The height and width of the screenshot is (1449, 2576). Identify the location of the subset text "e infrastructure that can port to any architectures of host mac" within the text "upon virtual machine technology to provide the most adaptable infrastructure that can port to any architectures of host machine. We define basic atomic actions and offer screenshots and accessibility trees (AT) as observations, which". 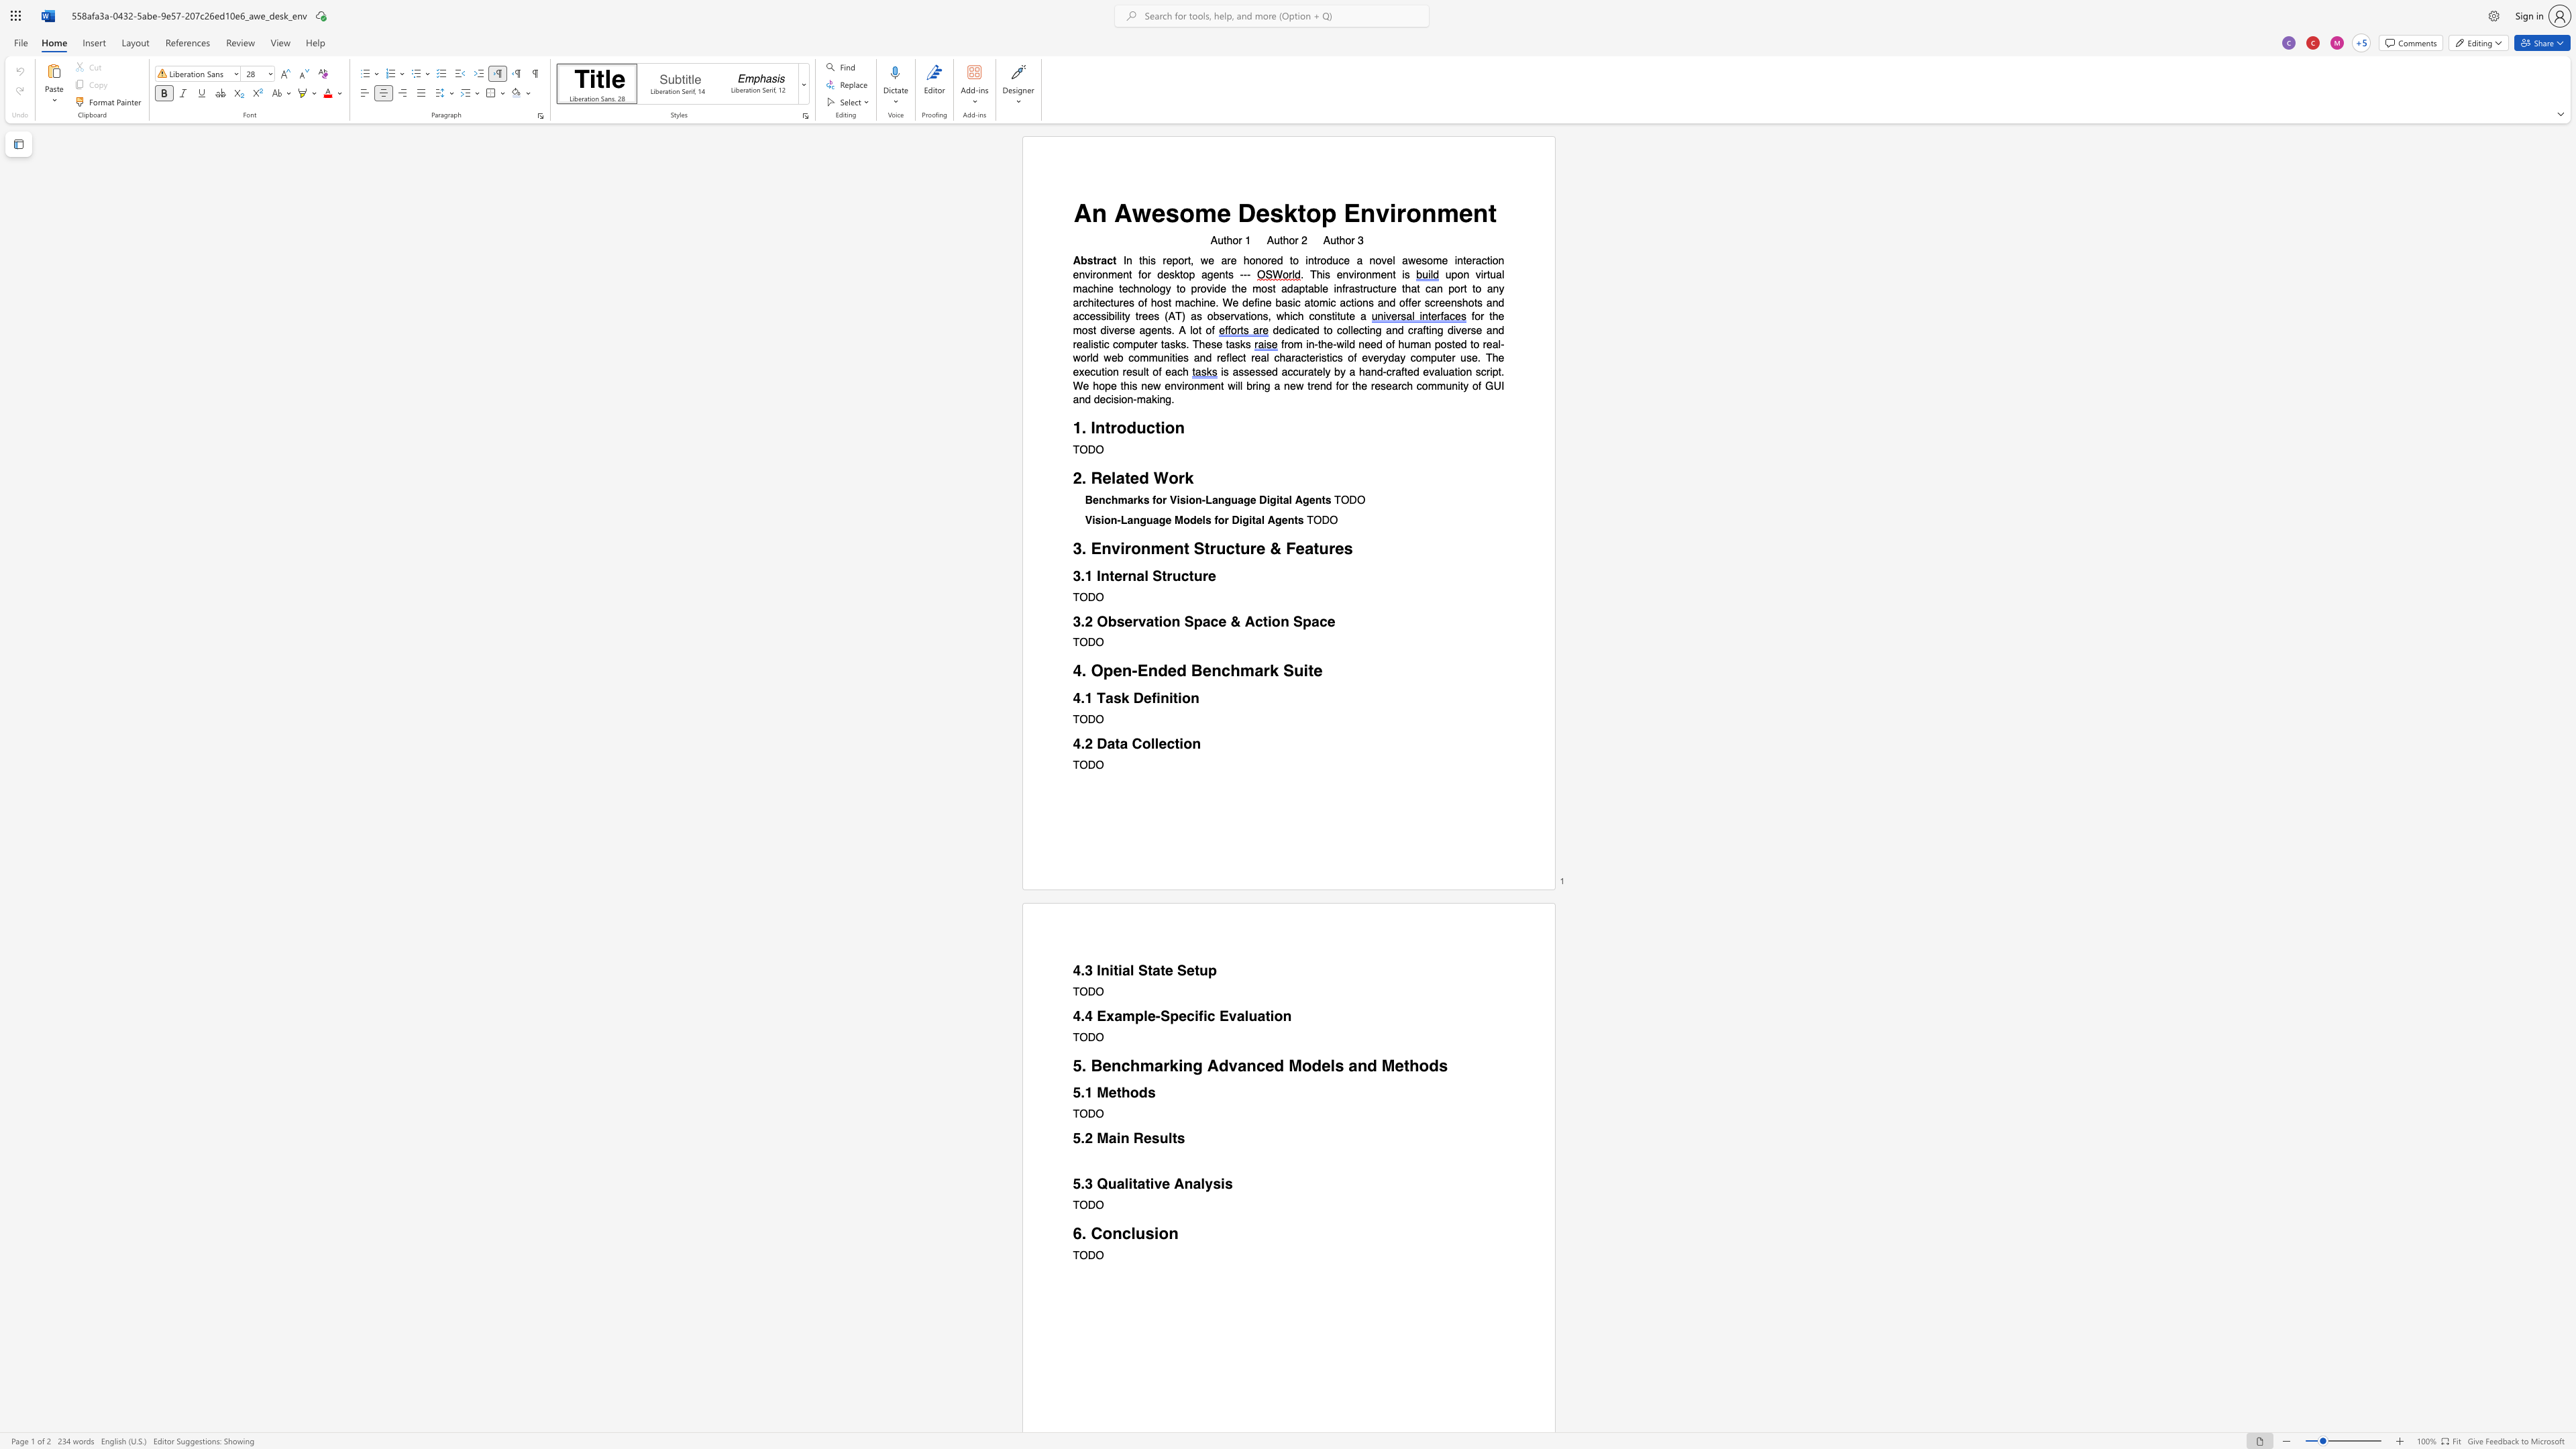
(1322, 287).